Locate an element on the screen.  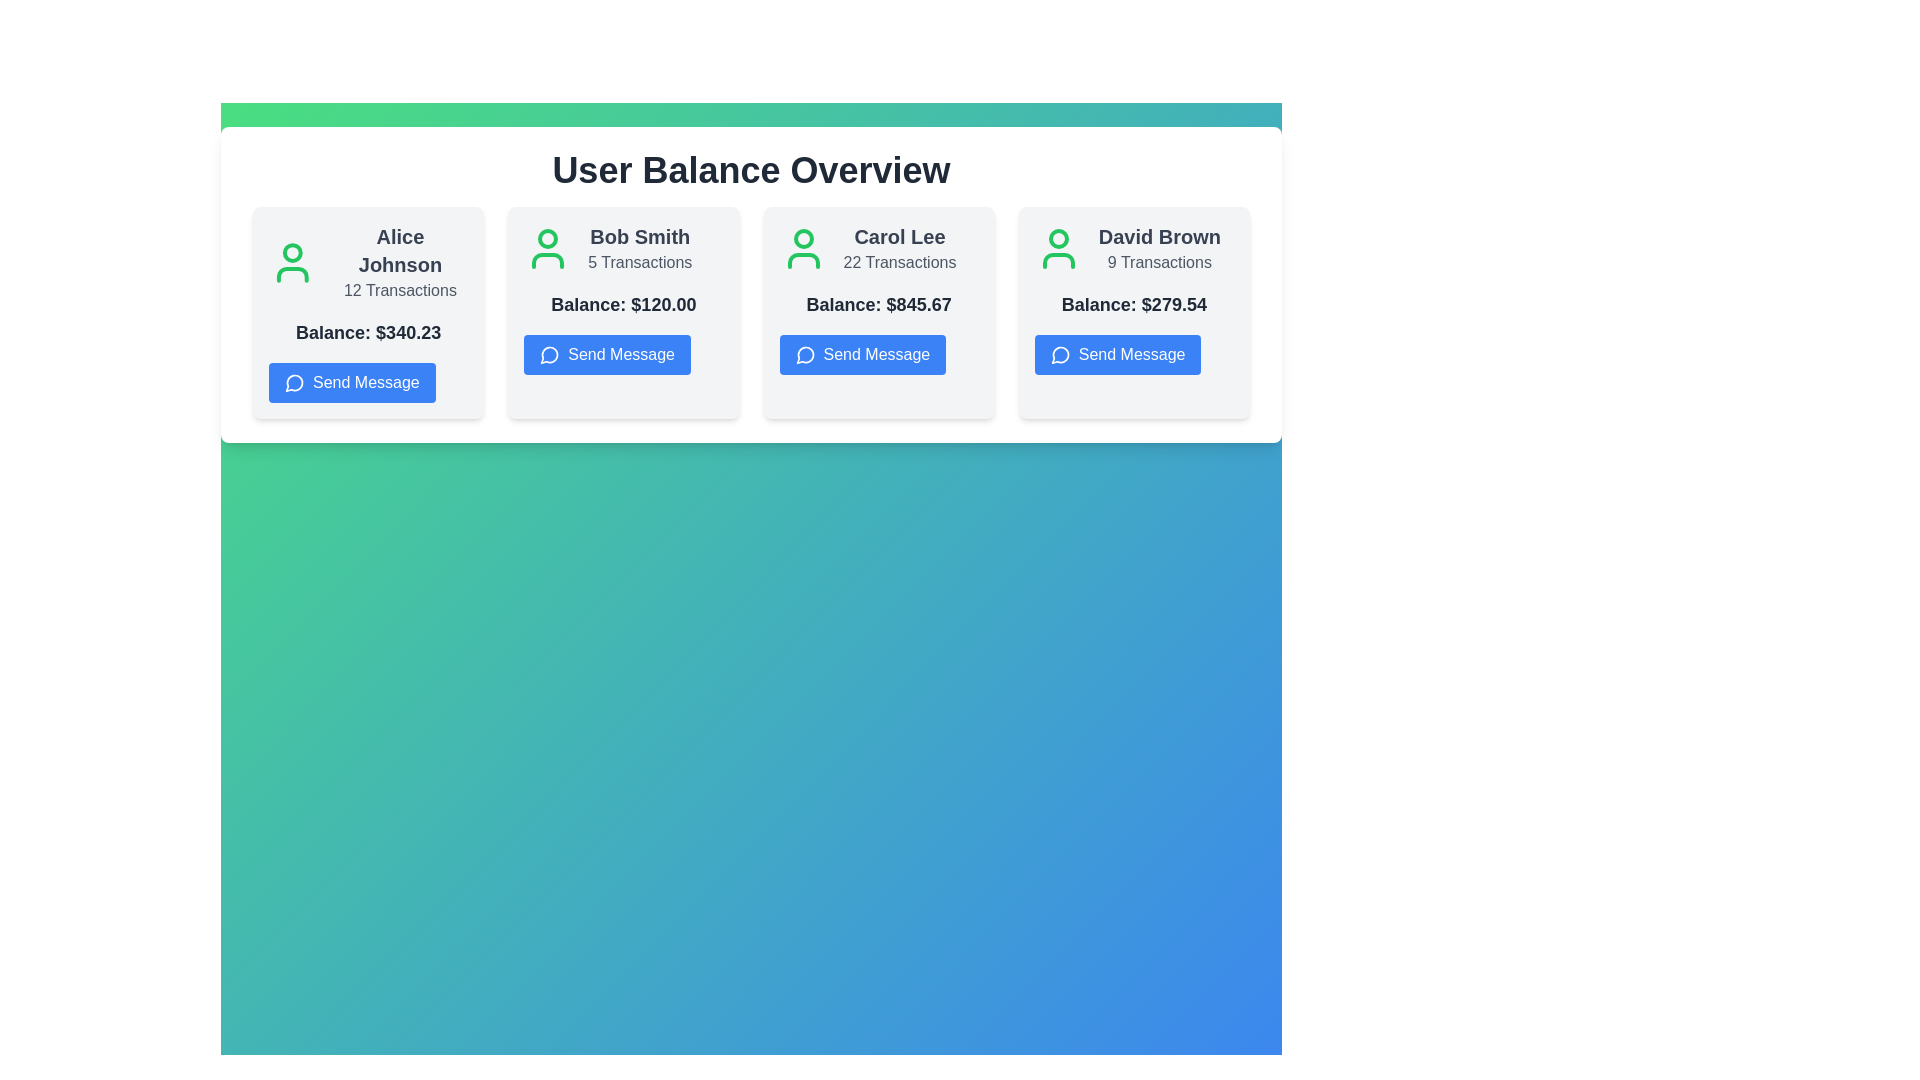
the small circular blue speech bubble icon within the 'Send Message' button located in Bob Smith's card is located at coordinates (549, 354).